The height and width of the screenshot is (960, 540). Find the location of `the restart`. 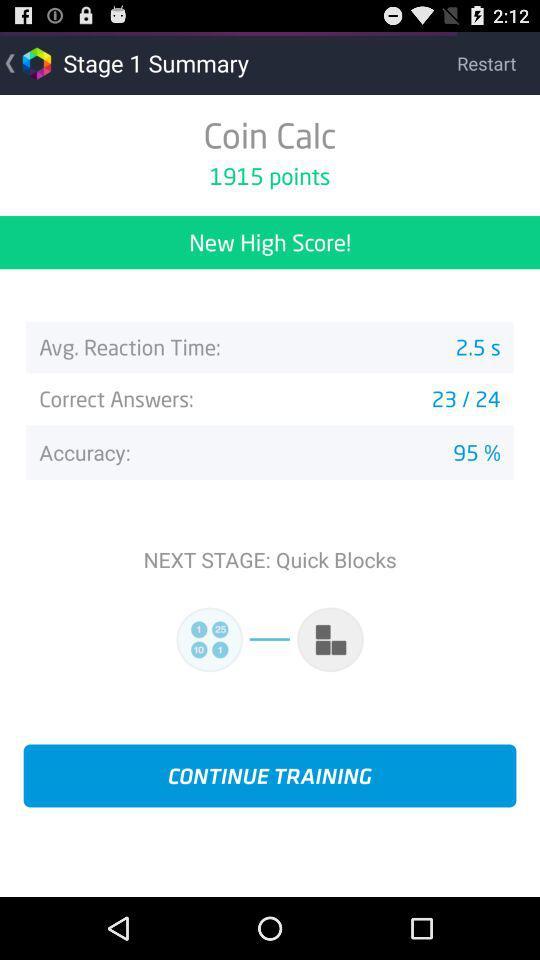

the restart is located at coordinates (497, 62).